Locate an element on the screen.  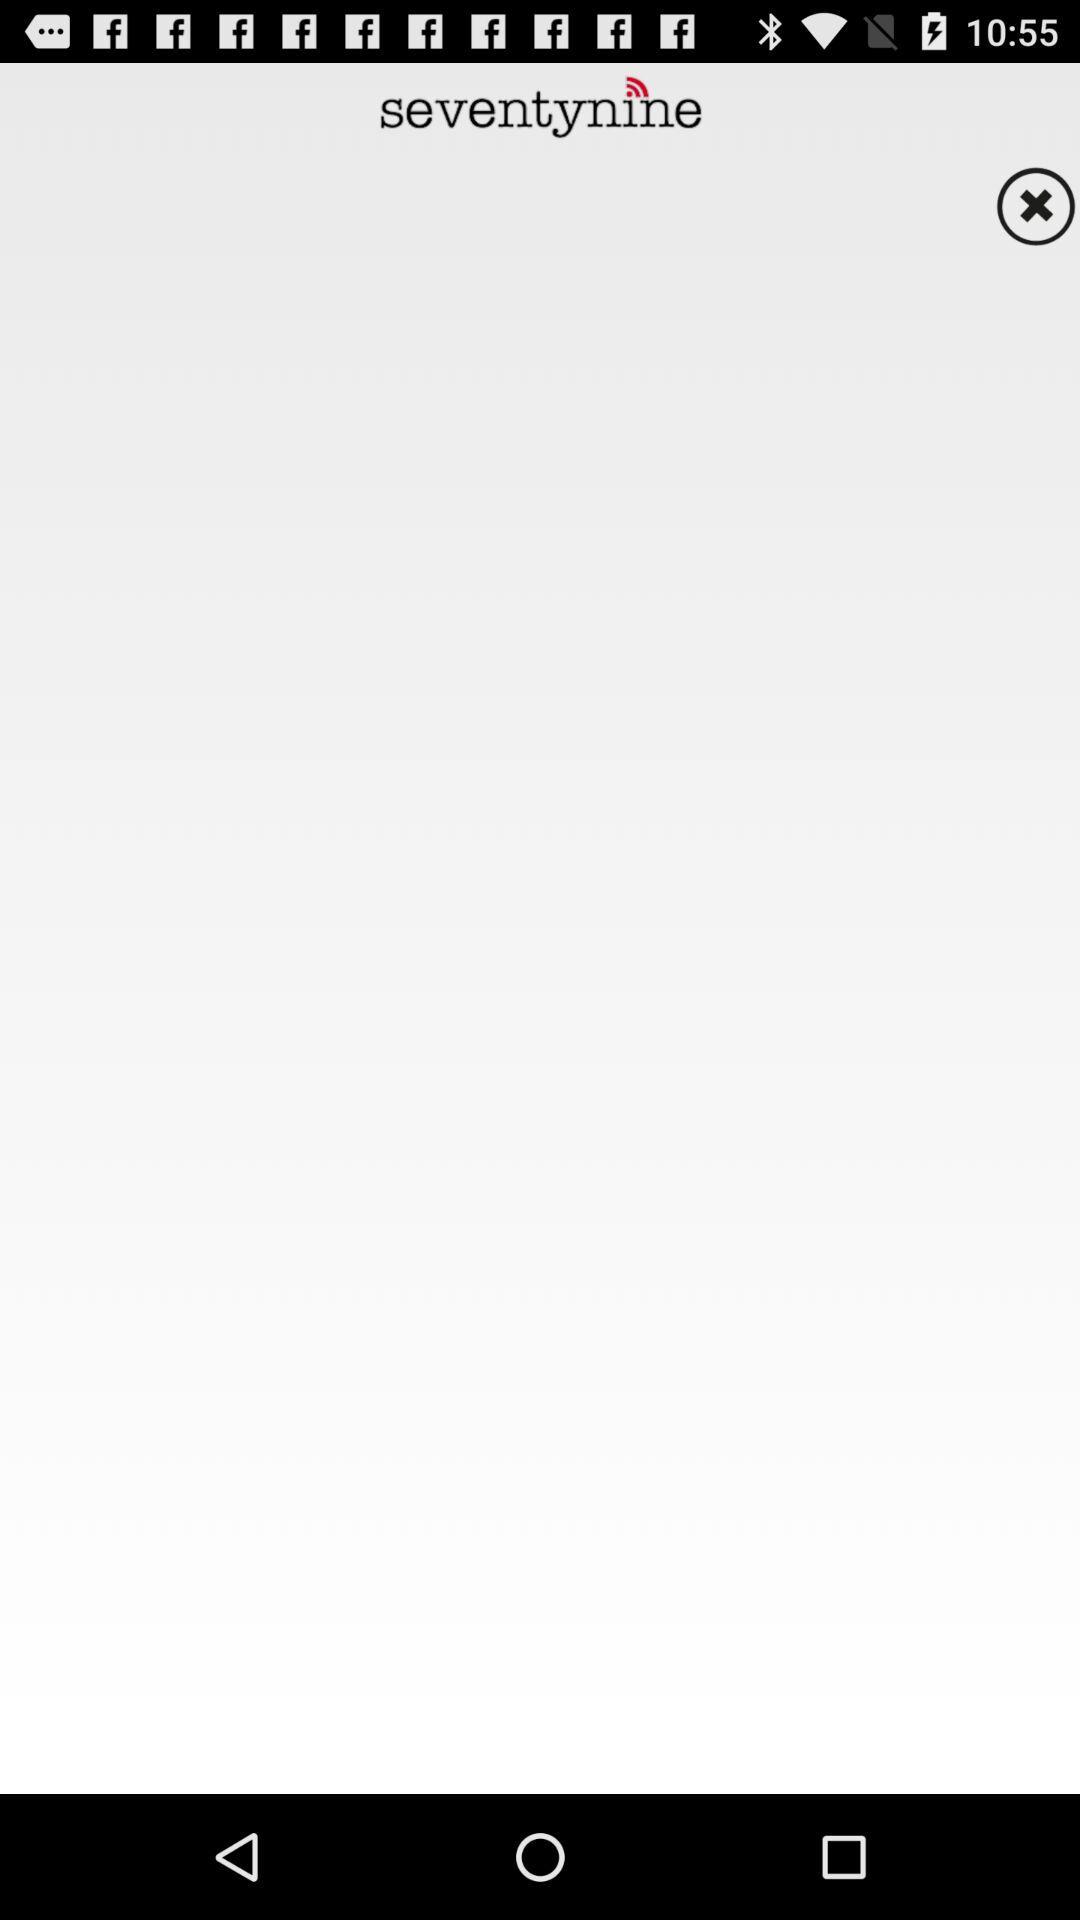
close is located at coordinates (1035, 206).